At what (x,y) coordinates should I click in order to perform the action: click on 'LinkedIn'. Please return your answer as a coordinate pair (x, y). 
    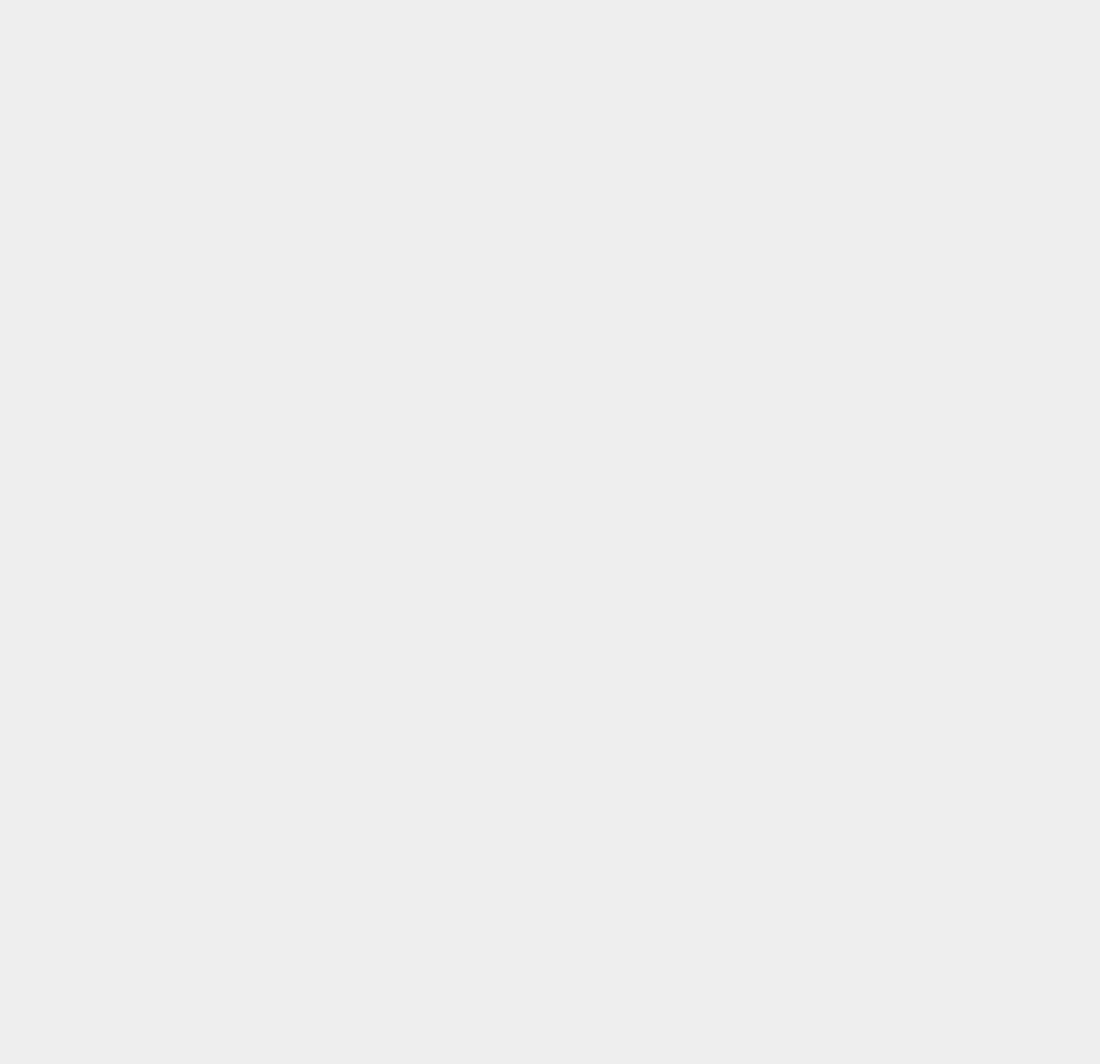
    Looking at the image, I should click on (778, 451).